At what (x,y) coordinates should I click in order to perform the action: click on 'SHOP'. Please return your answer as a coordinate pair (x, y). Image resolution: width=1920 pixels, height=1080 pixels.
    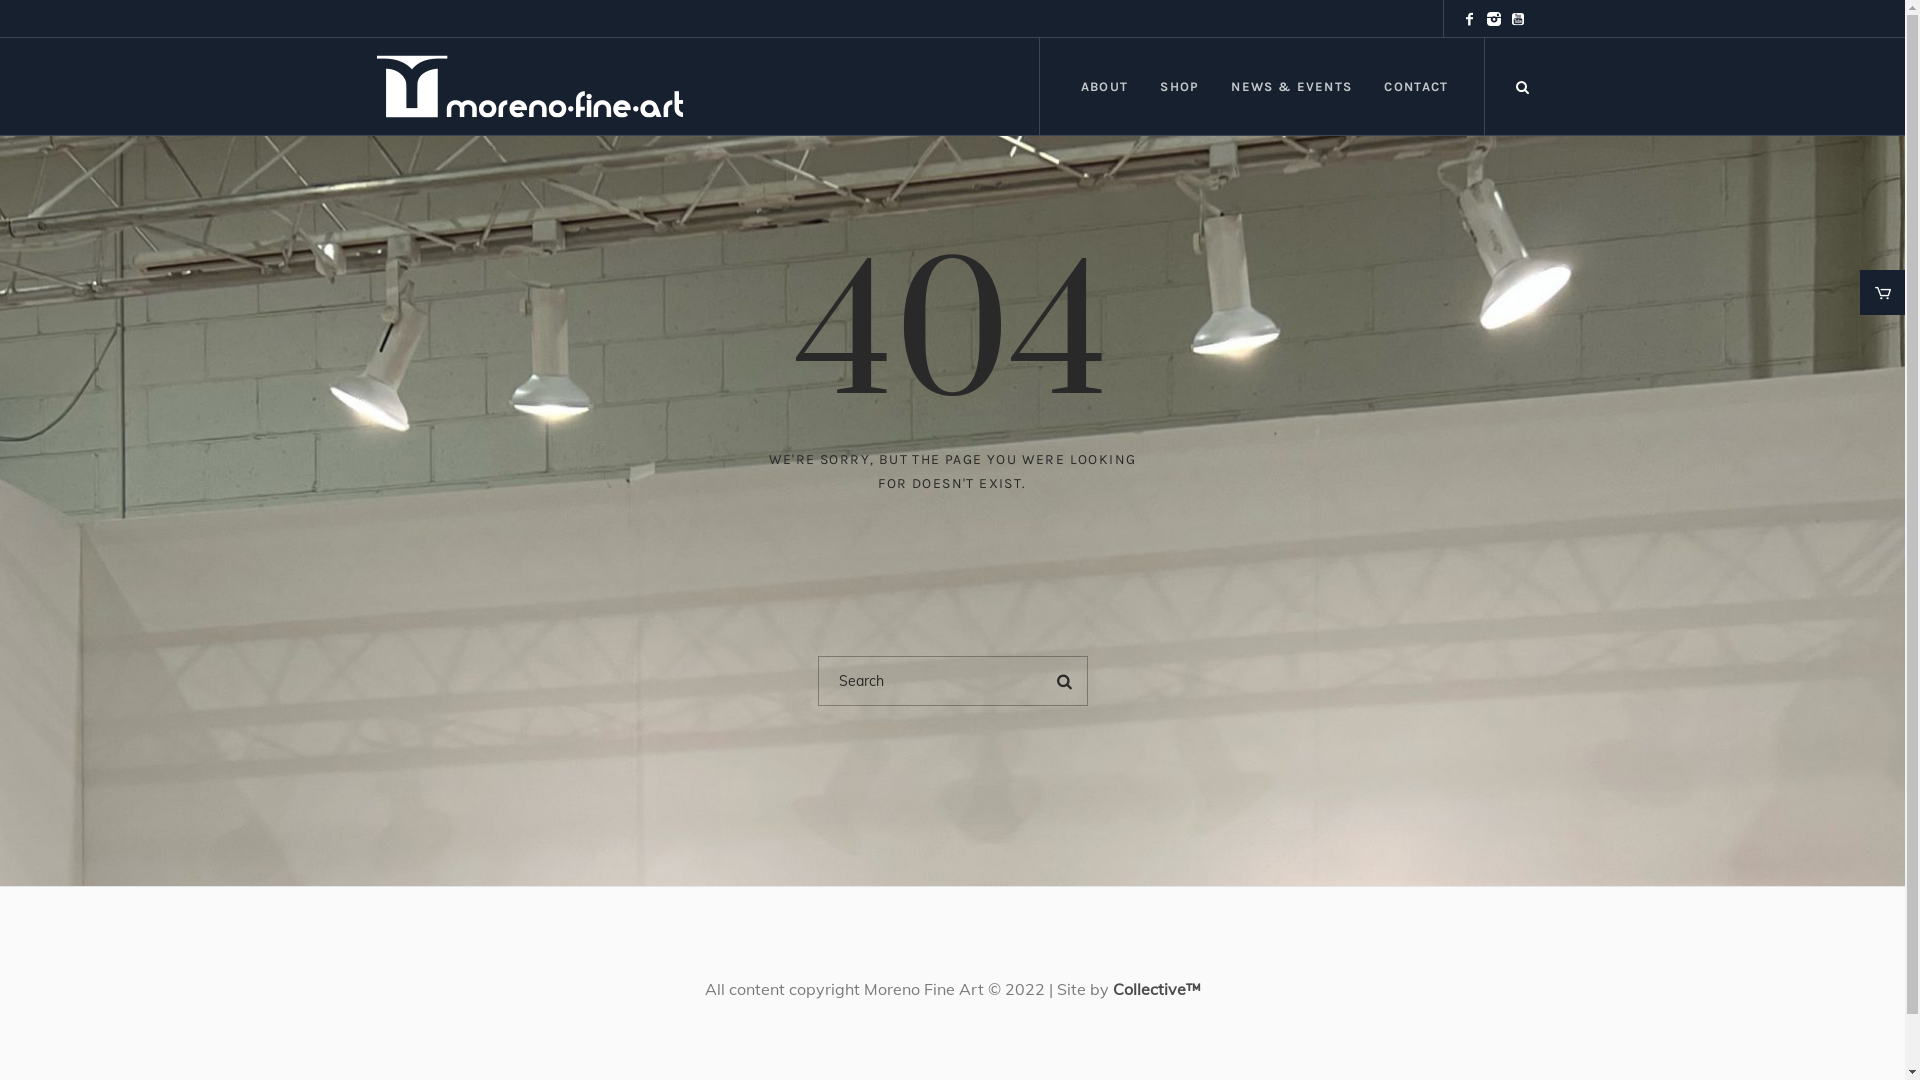
    Looking at the image, I should click on (1179, 85).